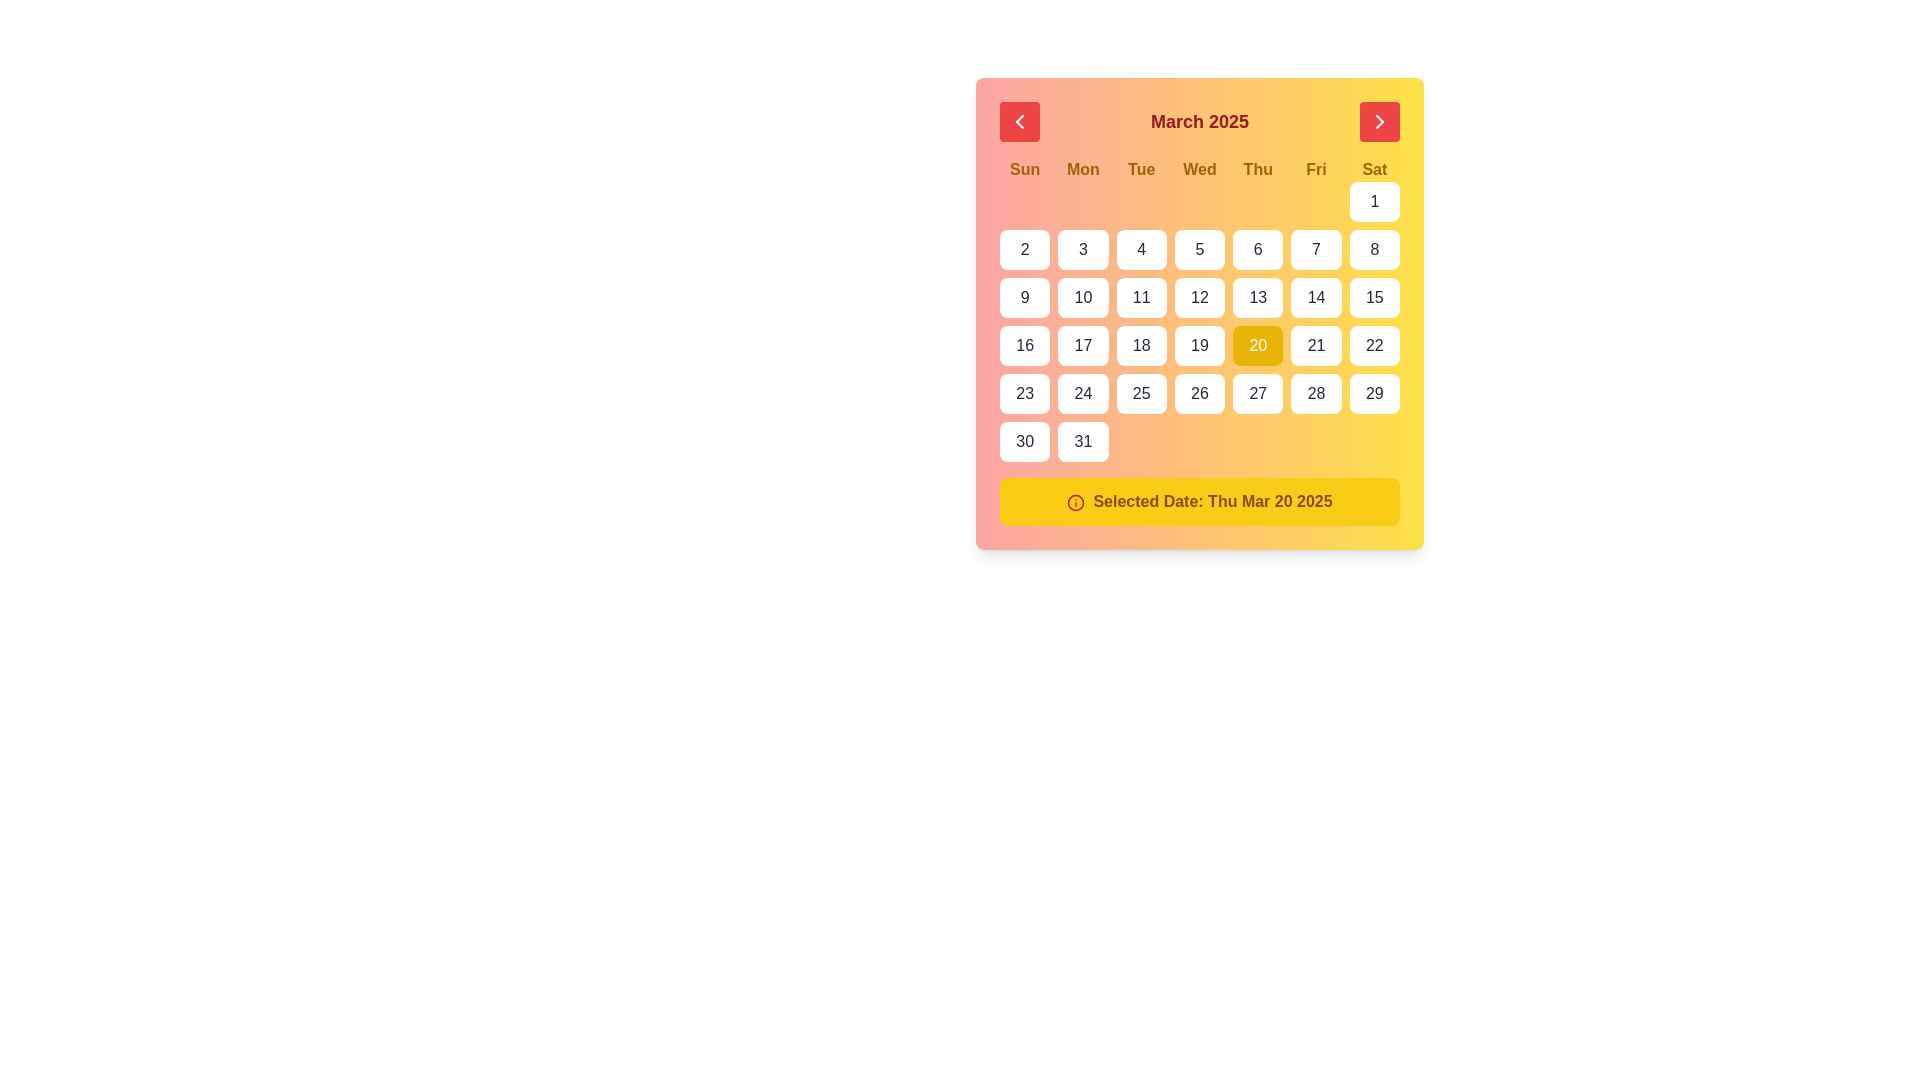 This screenshot has width=1920, height=1080. What do you see at coordinates (1141, 345) in the screenshot?
I see `the rounded rectangular button labeled '18' in the calendar grid` at bounding box center [1141, 345].